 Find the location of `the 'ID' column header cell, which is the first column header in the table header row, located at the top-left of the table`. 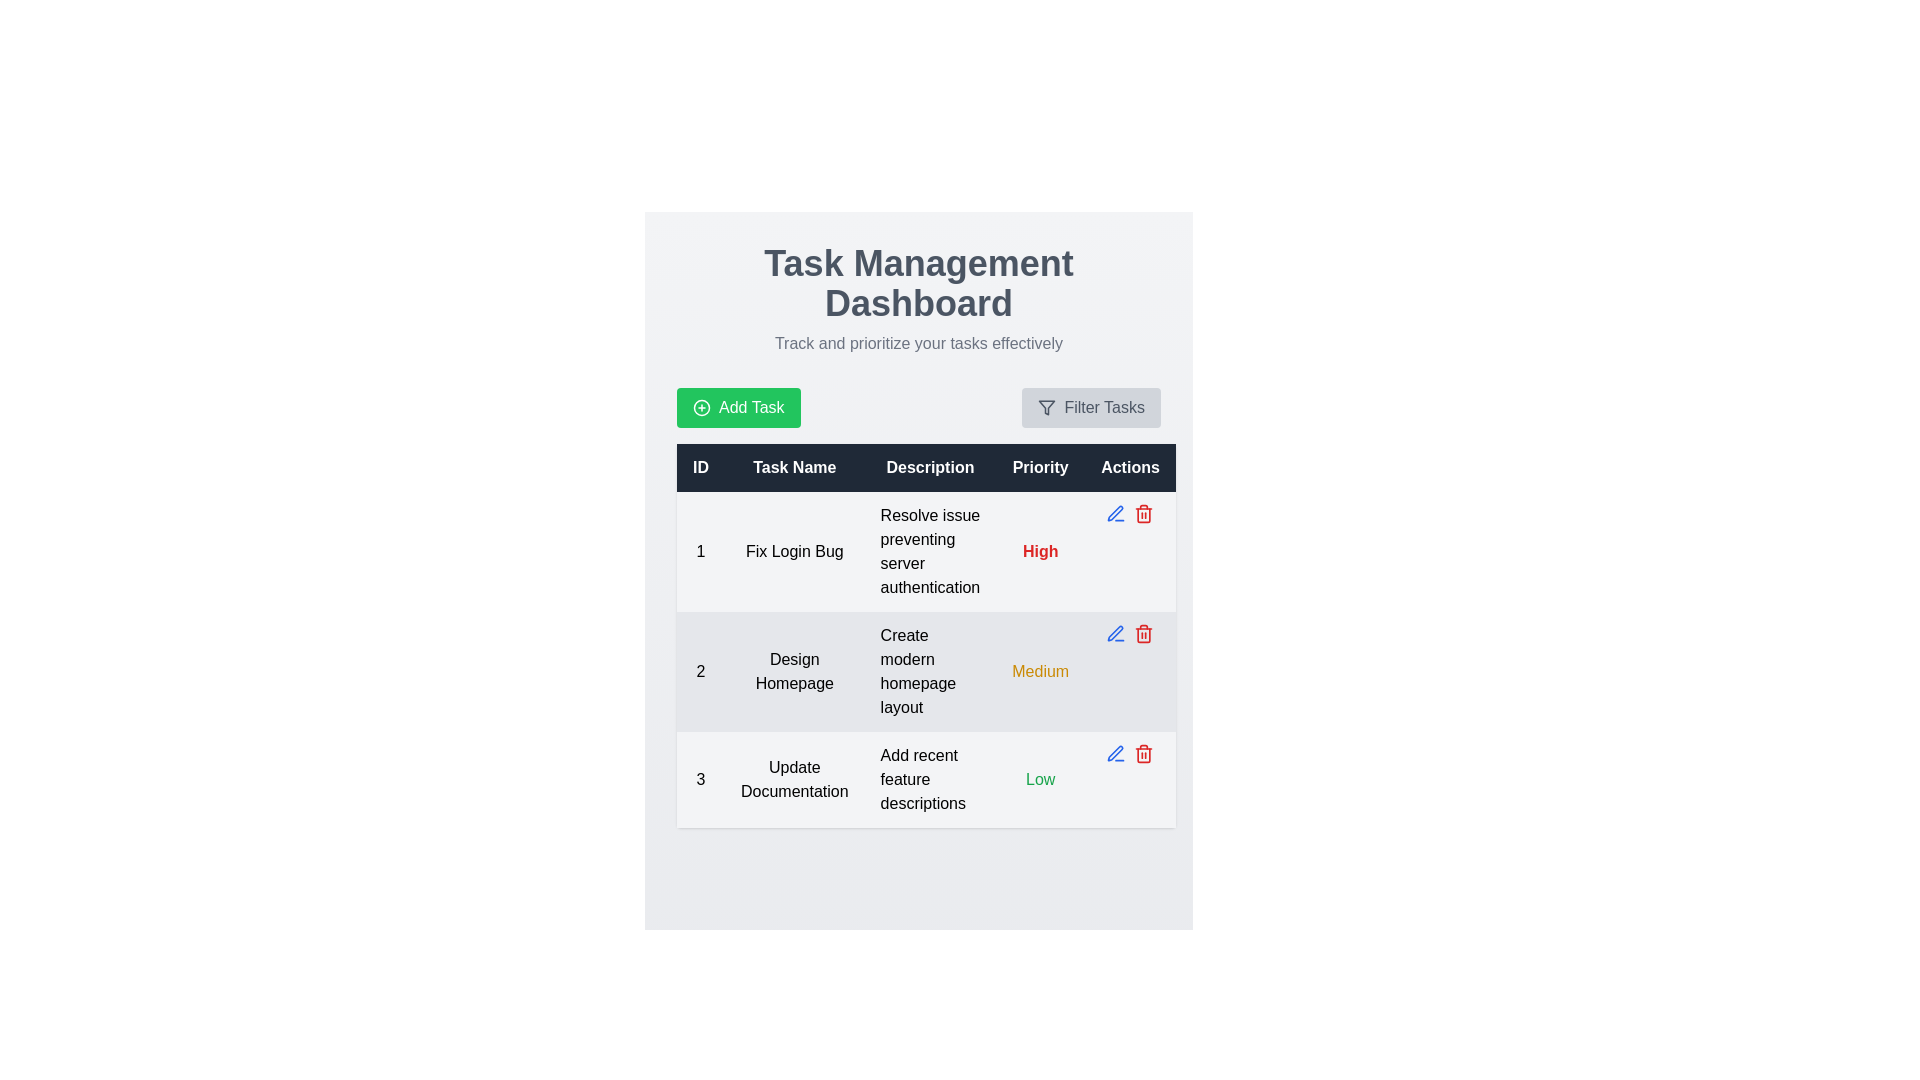

the 'ID' column header cell, which is the first column header in the table header row, located at the top-left of the table is located at coordinates (700, 467).